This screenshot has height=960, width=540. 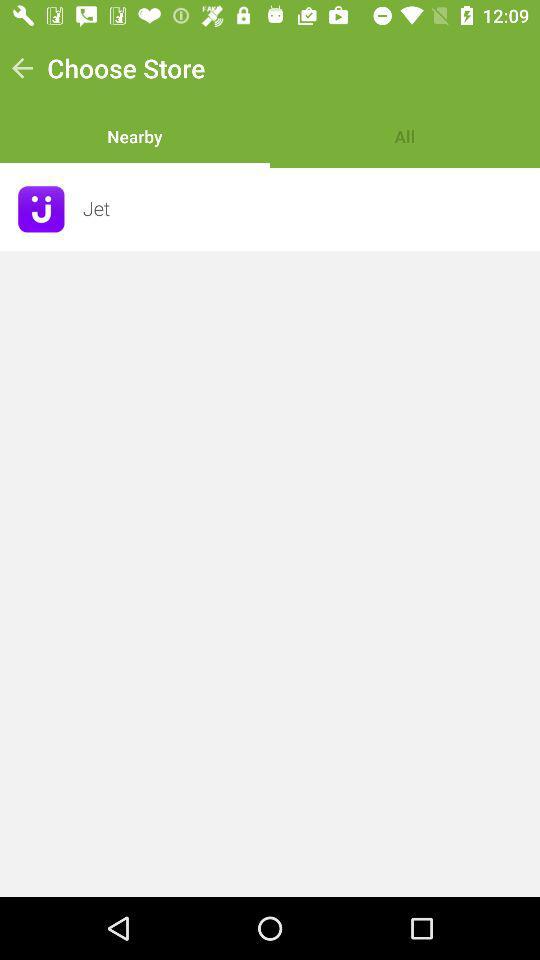 What do you see at coordinates (21, 68) in the screenshot?
I see `the icon to the left of choose store item` at bounding box center [21, 68].